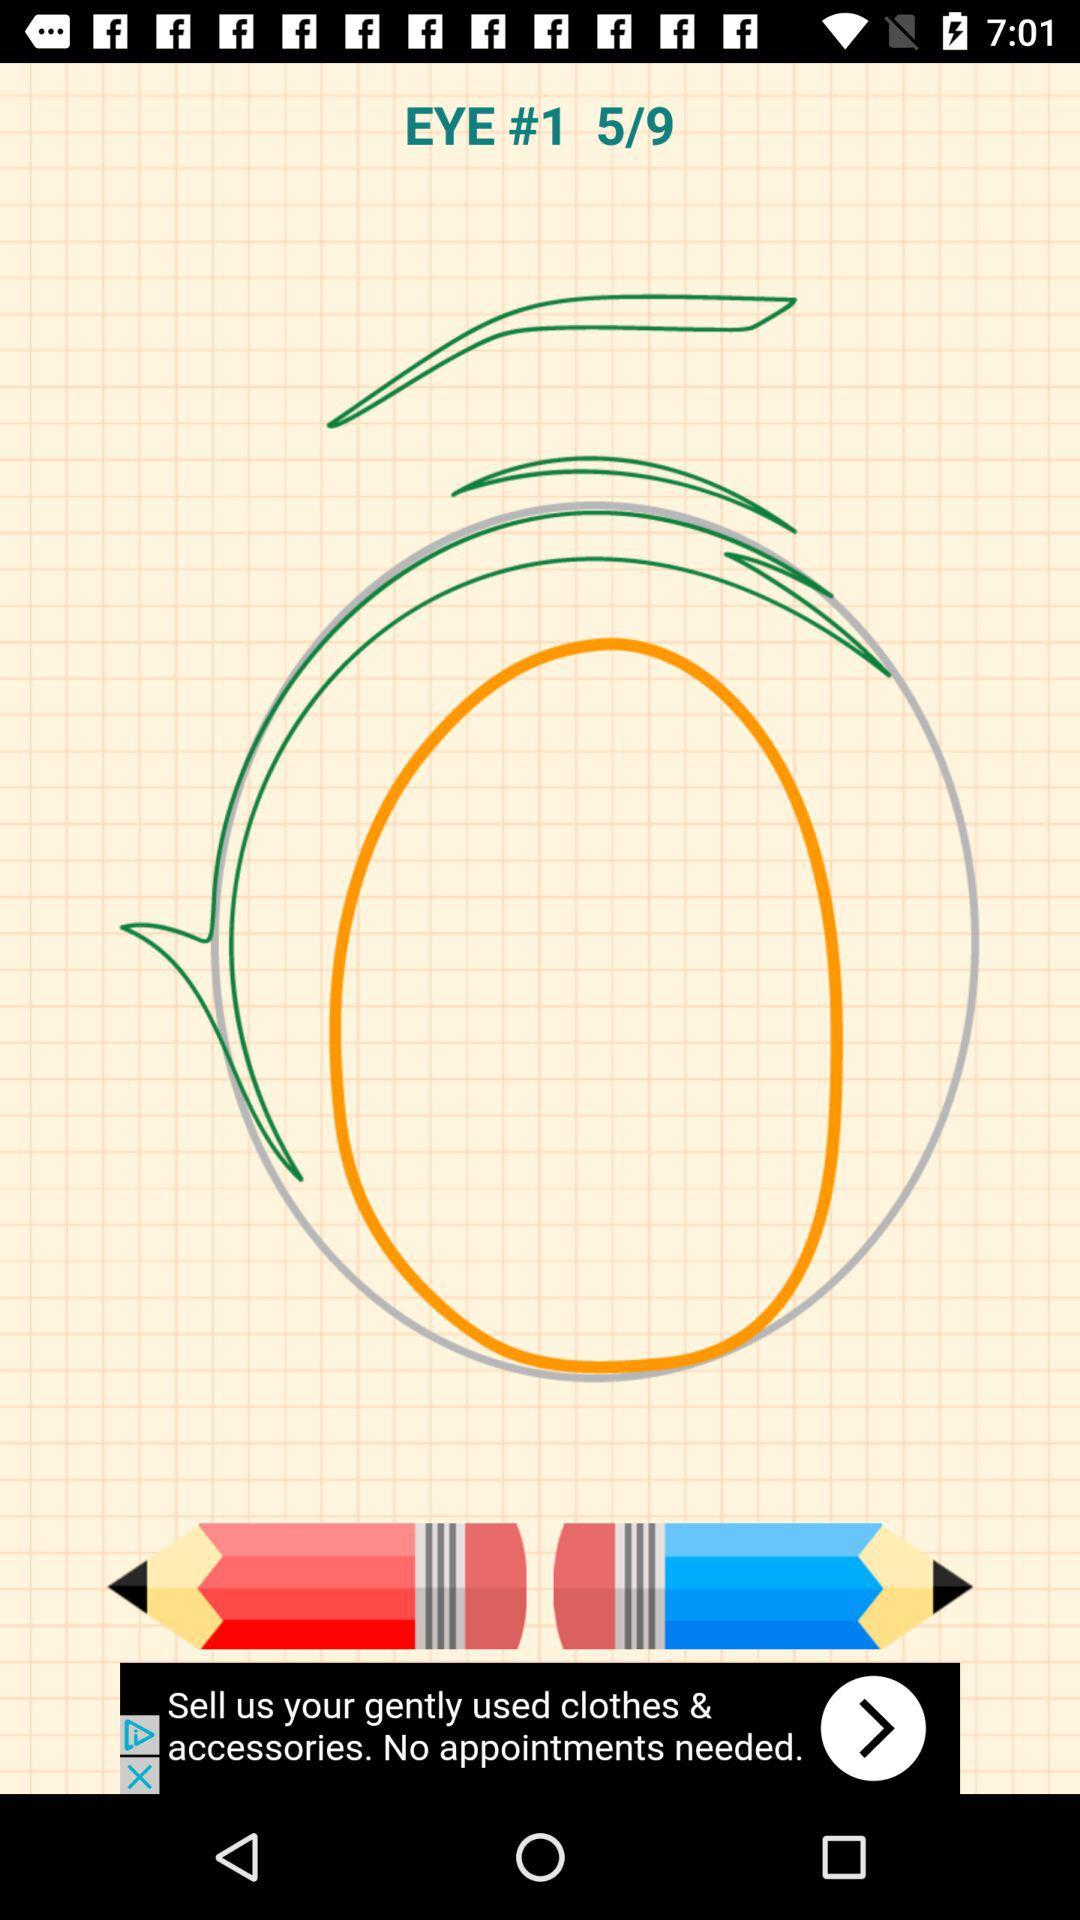 This screenshot has height=1920, width=1080. What do you see at coordinates (540, 1727) in the screenshot?
I see `click advertisements` at bounding box center [540, 1727].